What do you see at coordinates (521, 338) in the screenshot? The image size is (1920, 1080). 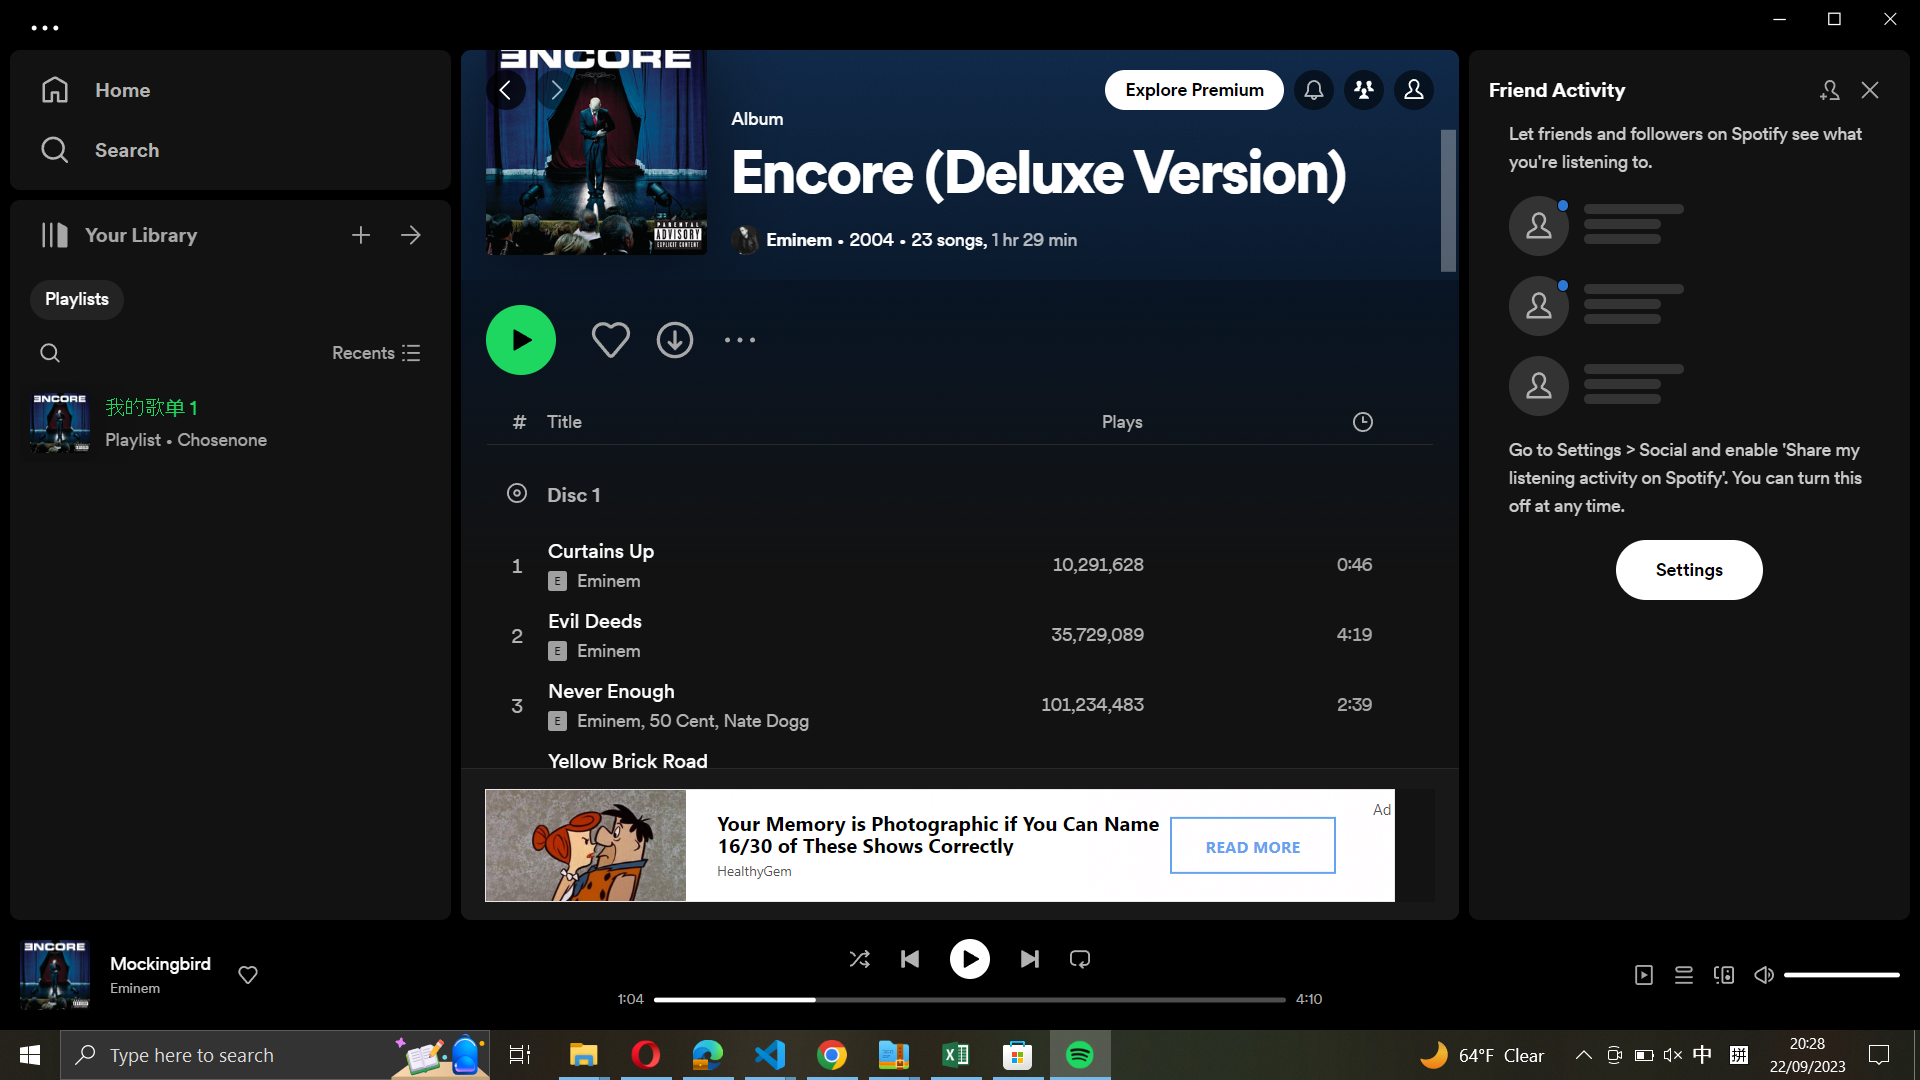 I see `Activate the playlist` at bounding box center [521, 338].